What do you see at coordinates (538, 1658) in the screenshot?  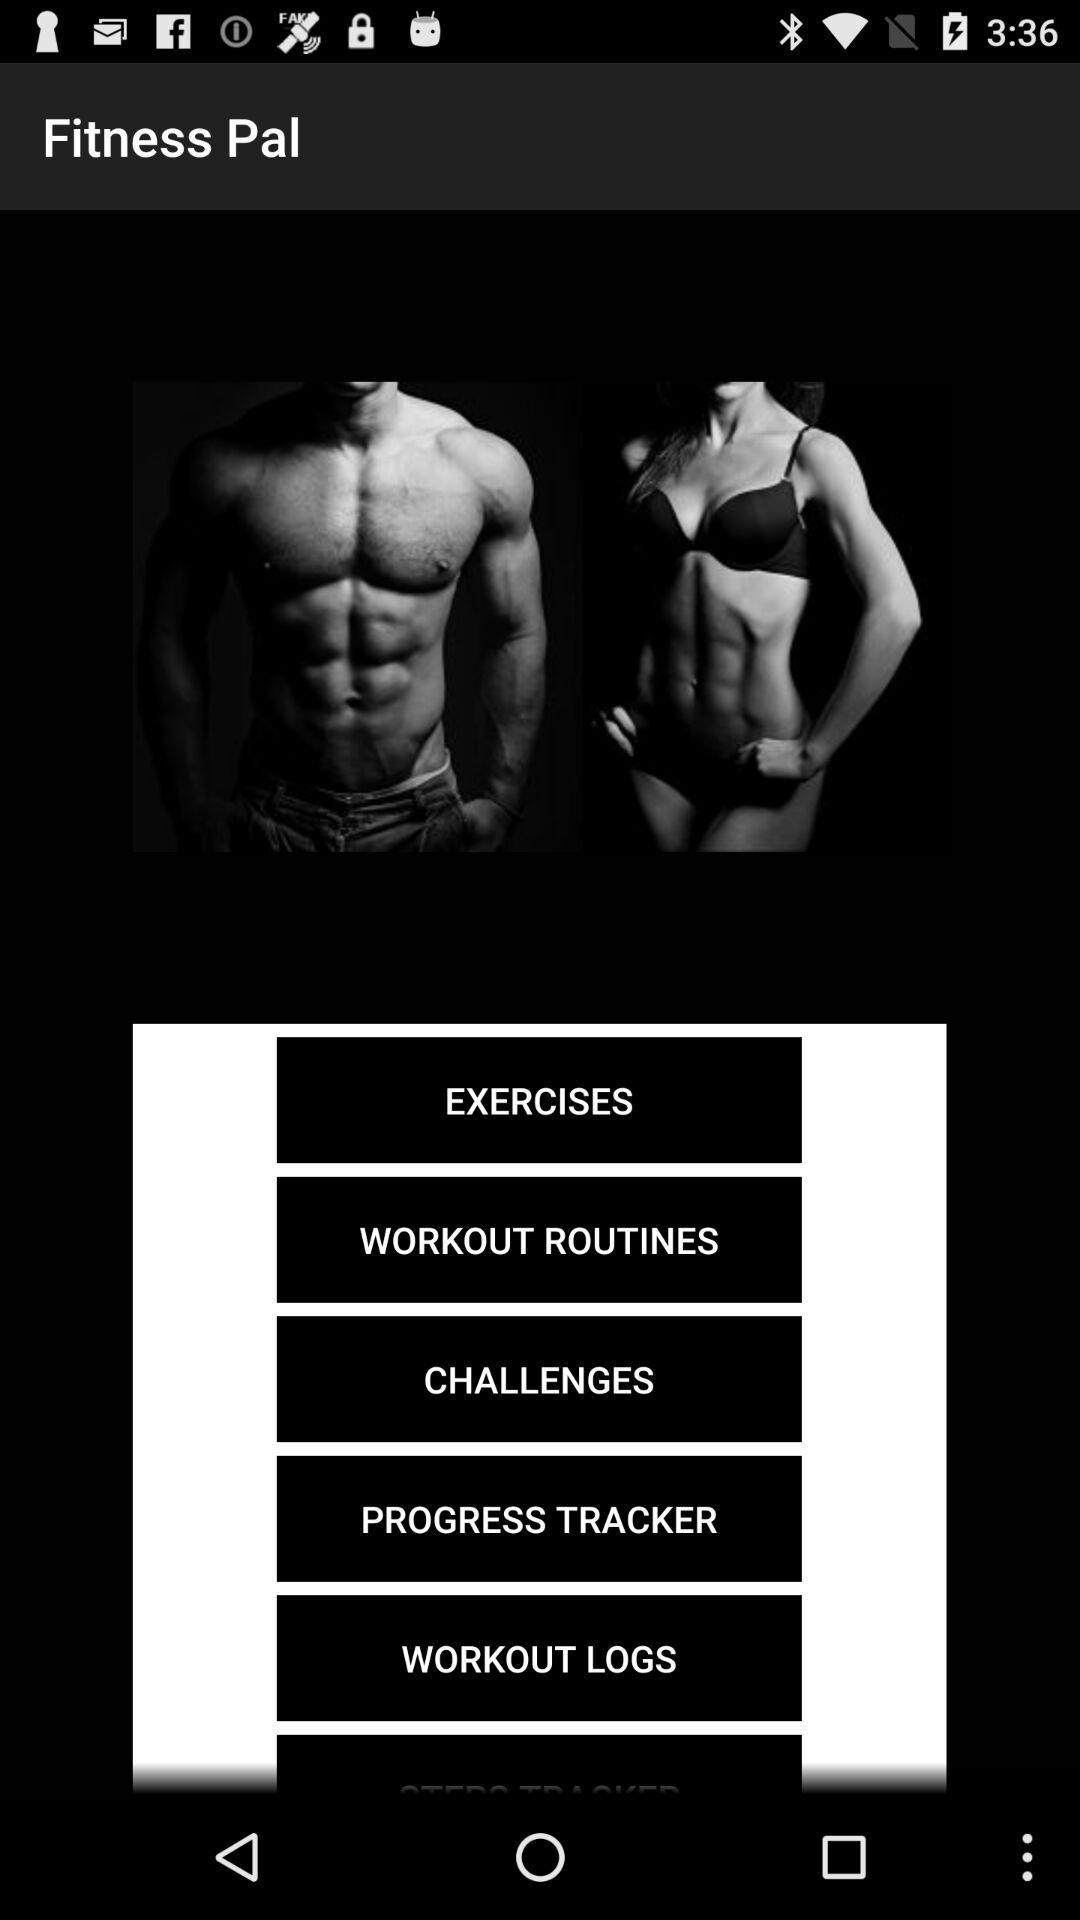 I see `the workout logs icon` at bounding box center [538, 1658].